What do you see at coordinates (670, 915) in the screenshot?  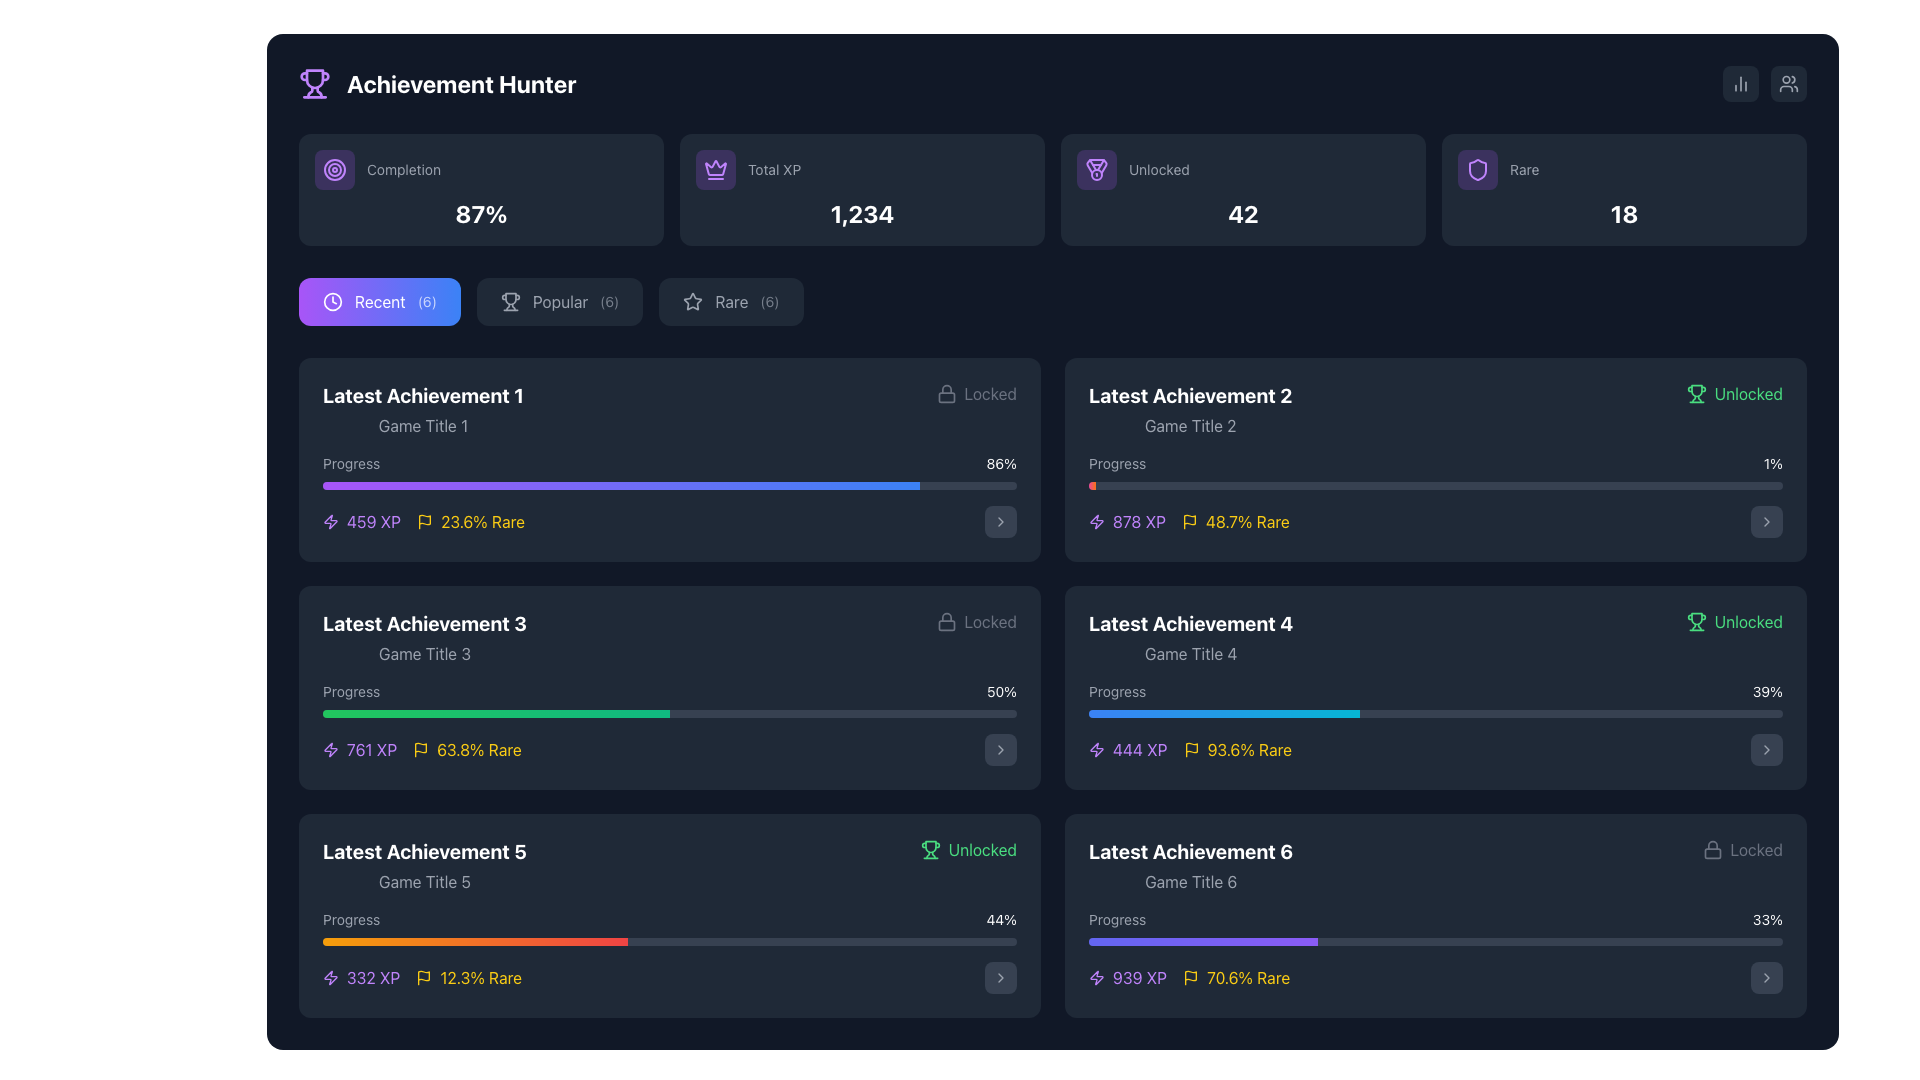 I see `the Information Card summarizing a specific achievement in the gaming interface to focus on it` at bounding box center [670, 915].